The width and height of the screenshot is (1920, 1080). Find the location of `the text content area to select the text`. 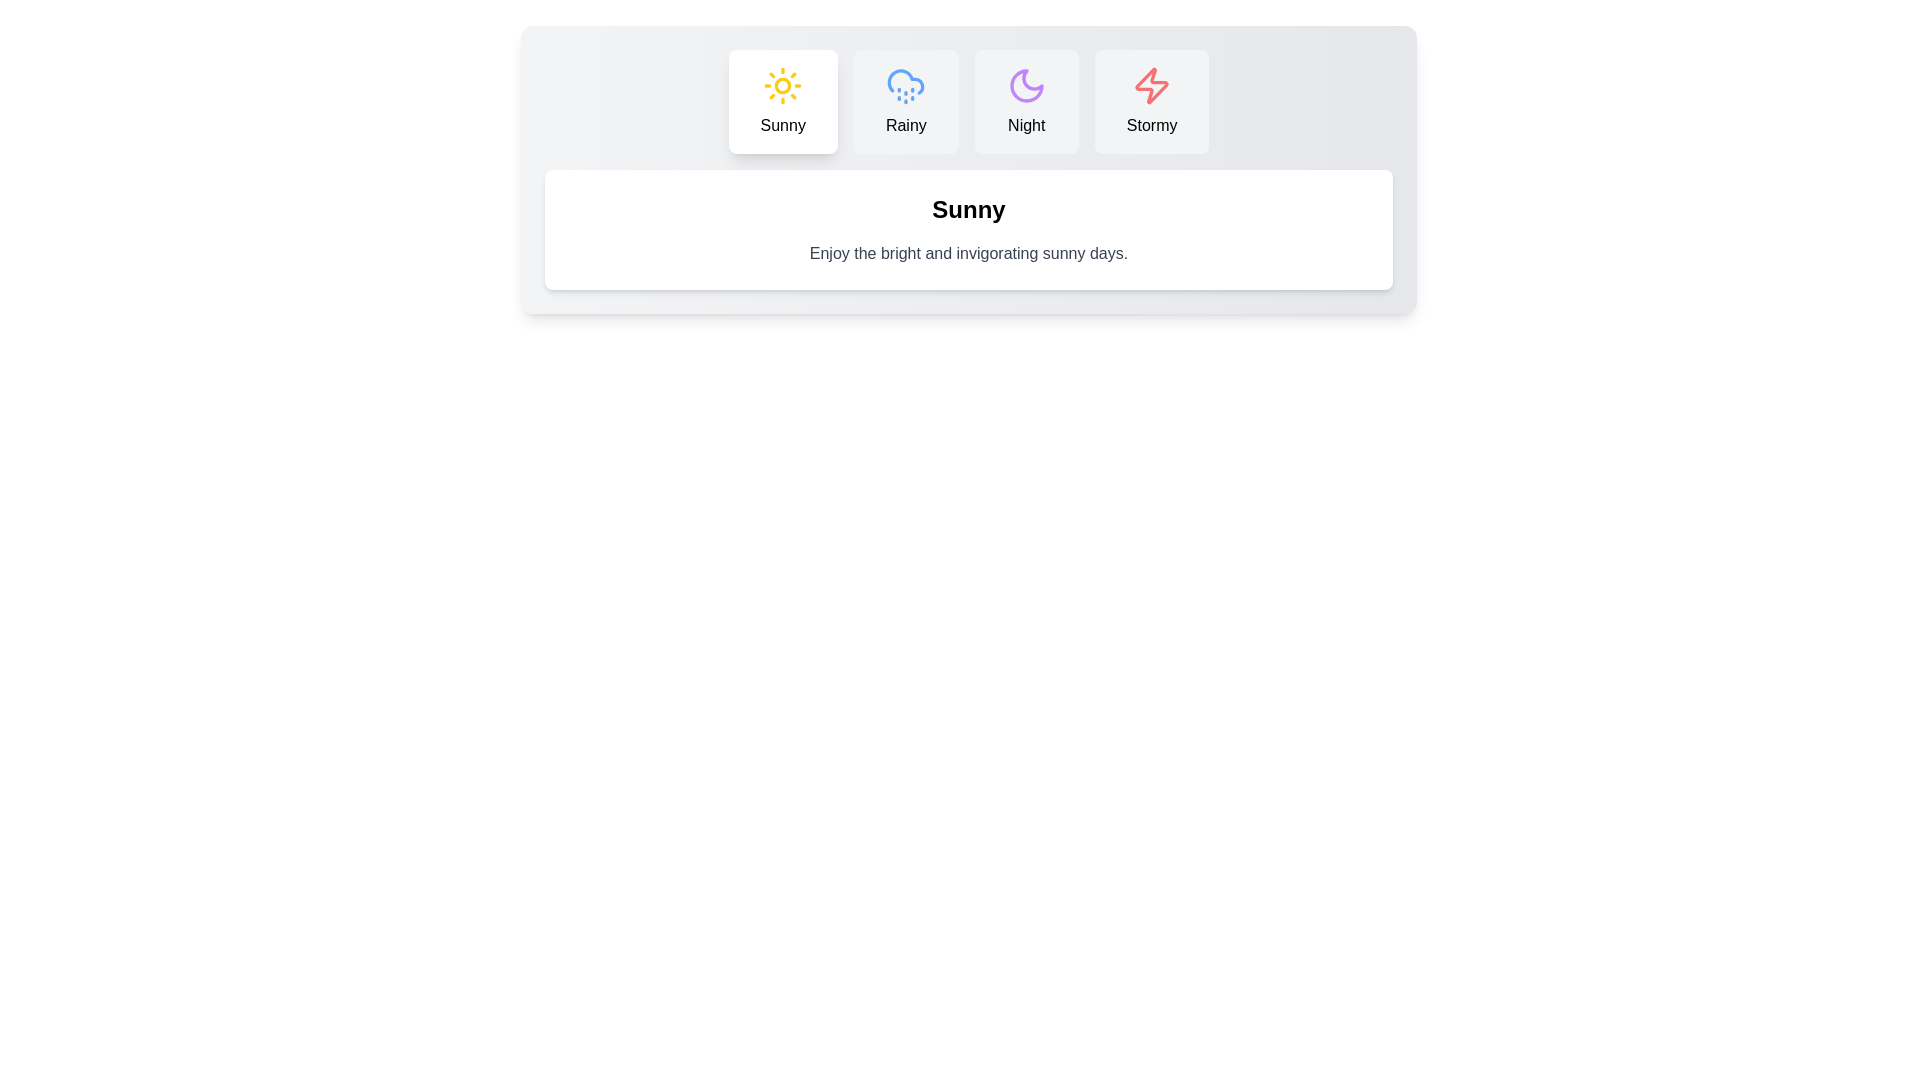

the text content area to select the text is located at coordinates (969, 229).